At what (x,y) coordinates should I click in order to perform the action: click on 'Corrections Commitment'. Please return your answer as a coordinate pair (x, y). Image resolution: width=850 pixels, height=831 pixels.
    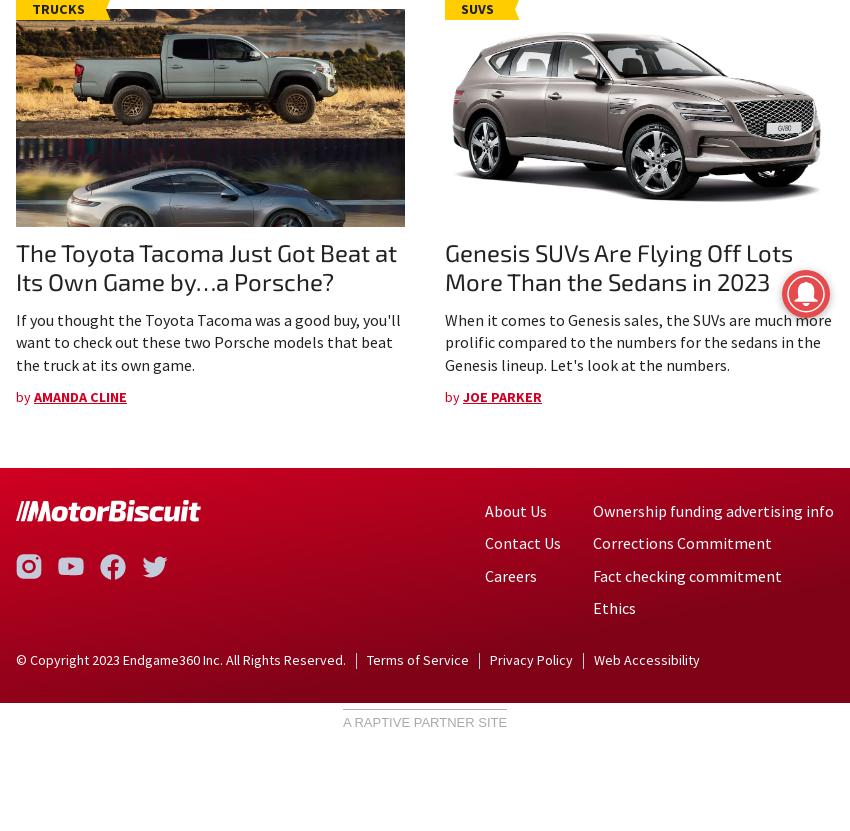
    Looking at the image, I should click on (592, 541).